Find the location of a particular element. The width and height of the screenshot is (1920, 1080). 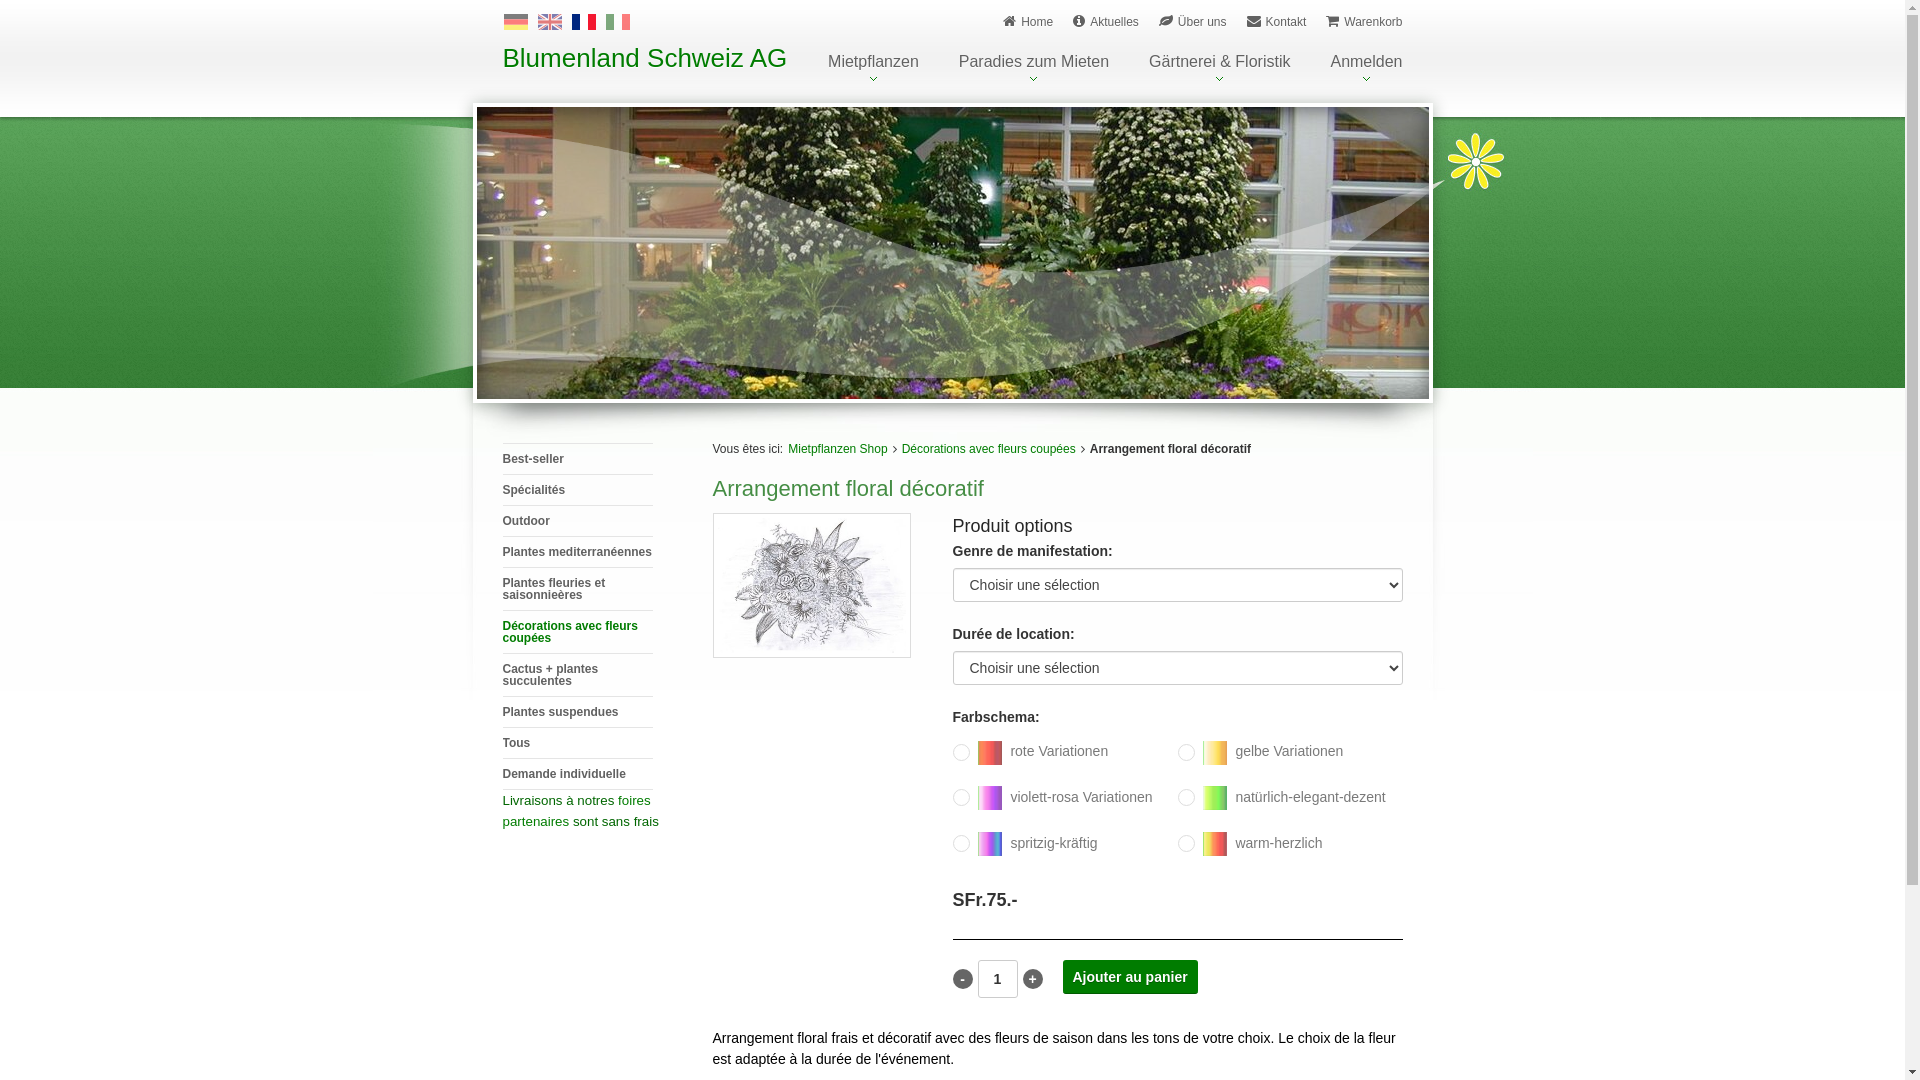

'Deutsch' is located at coordinates (516, 22).